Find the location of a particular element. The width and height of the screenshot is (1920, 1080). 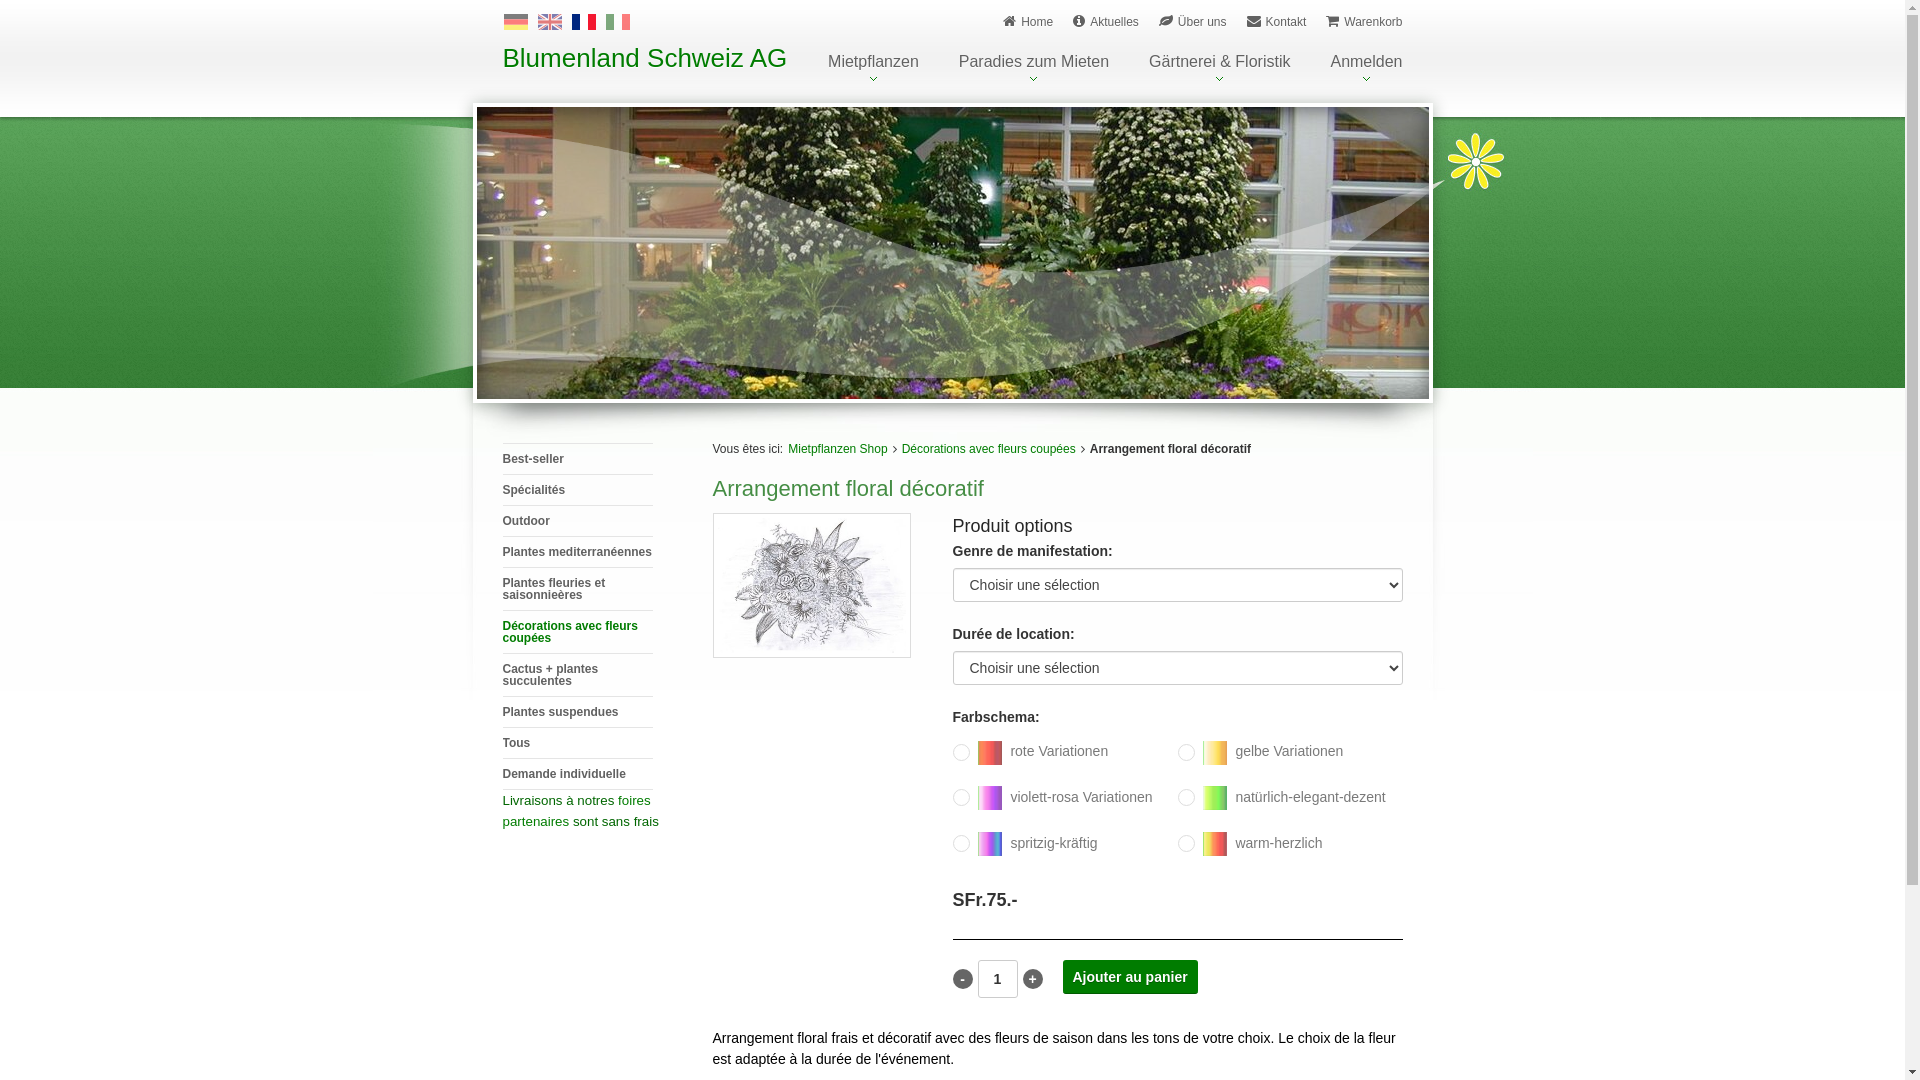

'Deutsch' is located at coordinates (516, 22).